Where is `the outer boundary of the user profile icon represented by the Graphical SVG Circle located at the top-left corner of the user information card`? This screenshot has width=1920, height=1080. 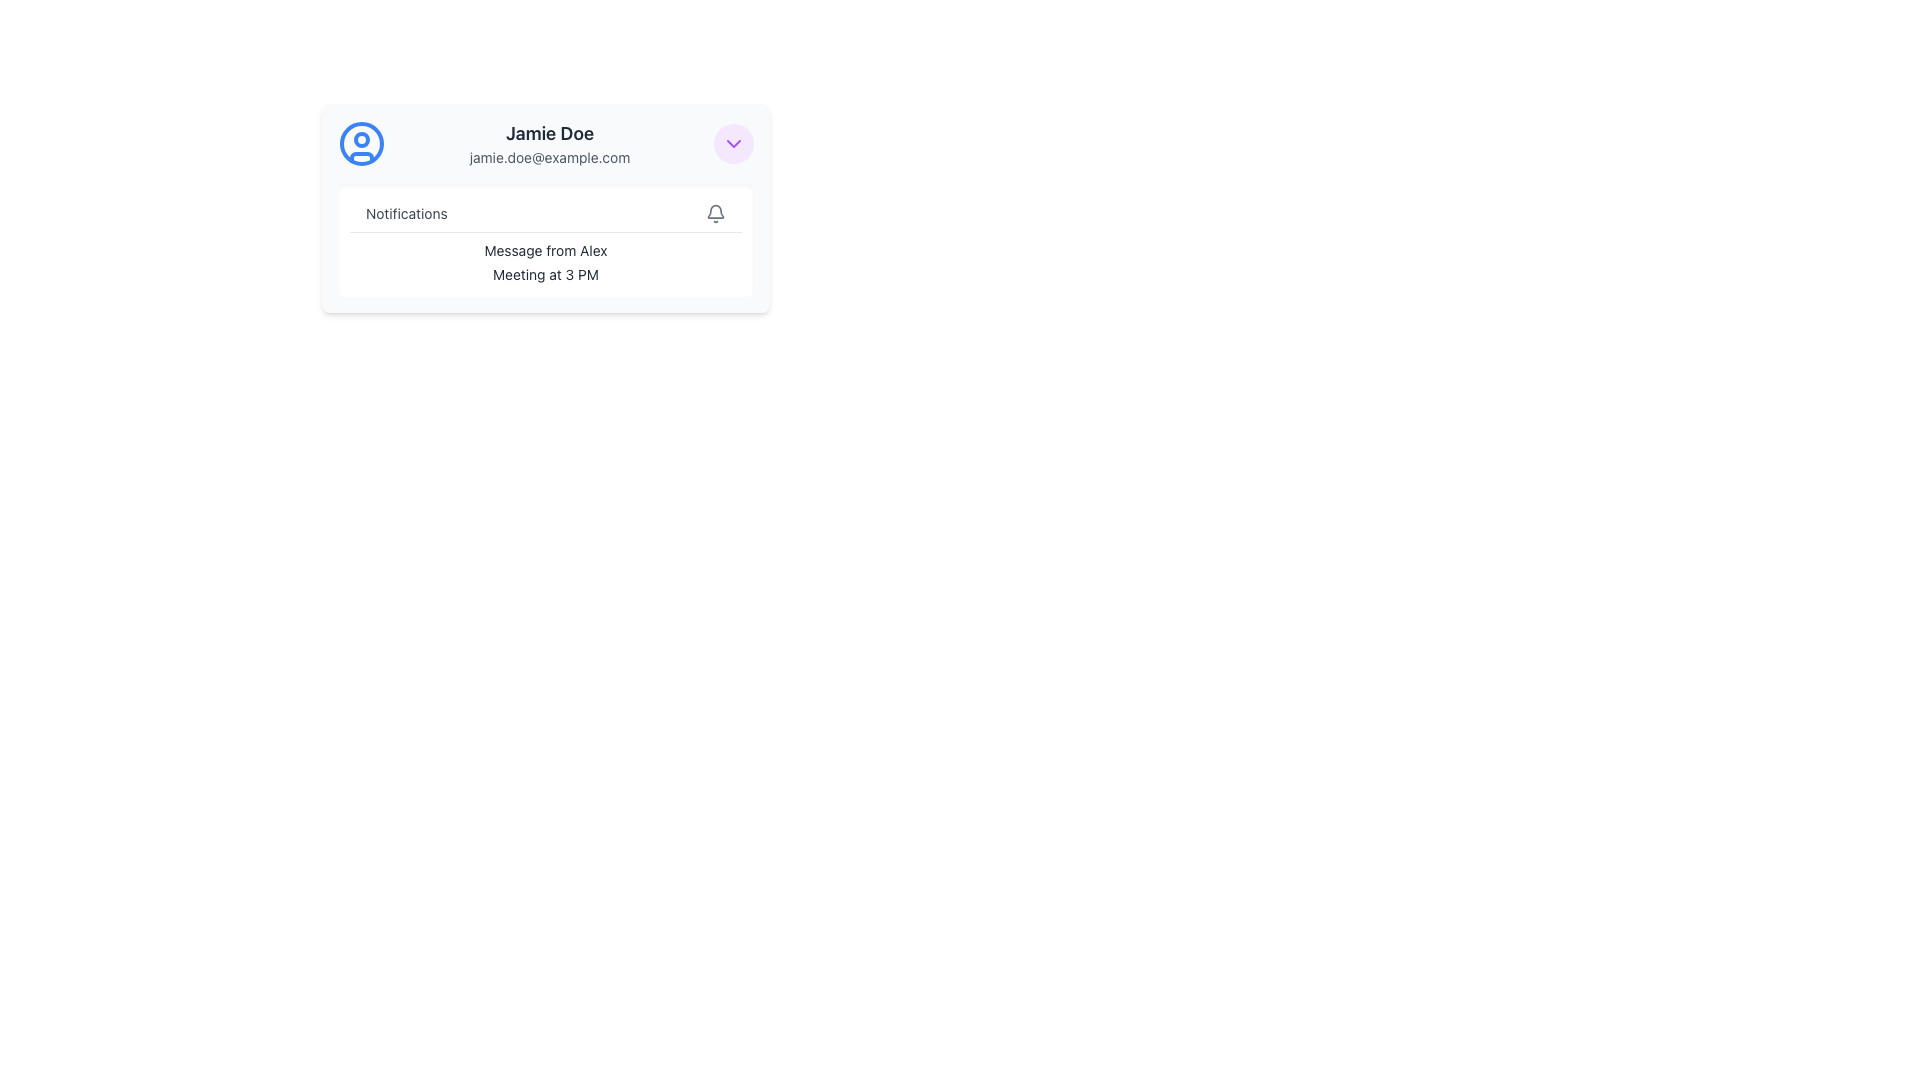 the outer boundary of the user profile icon represented by the Graphical SVG Circle located at the top-left corner of the user information card is located at coordinates (361, 142).